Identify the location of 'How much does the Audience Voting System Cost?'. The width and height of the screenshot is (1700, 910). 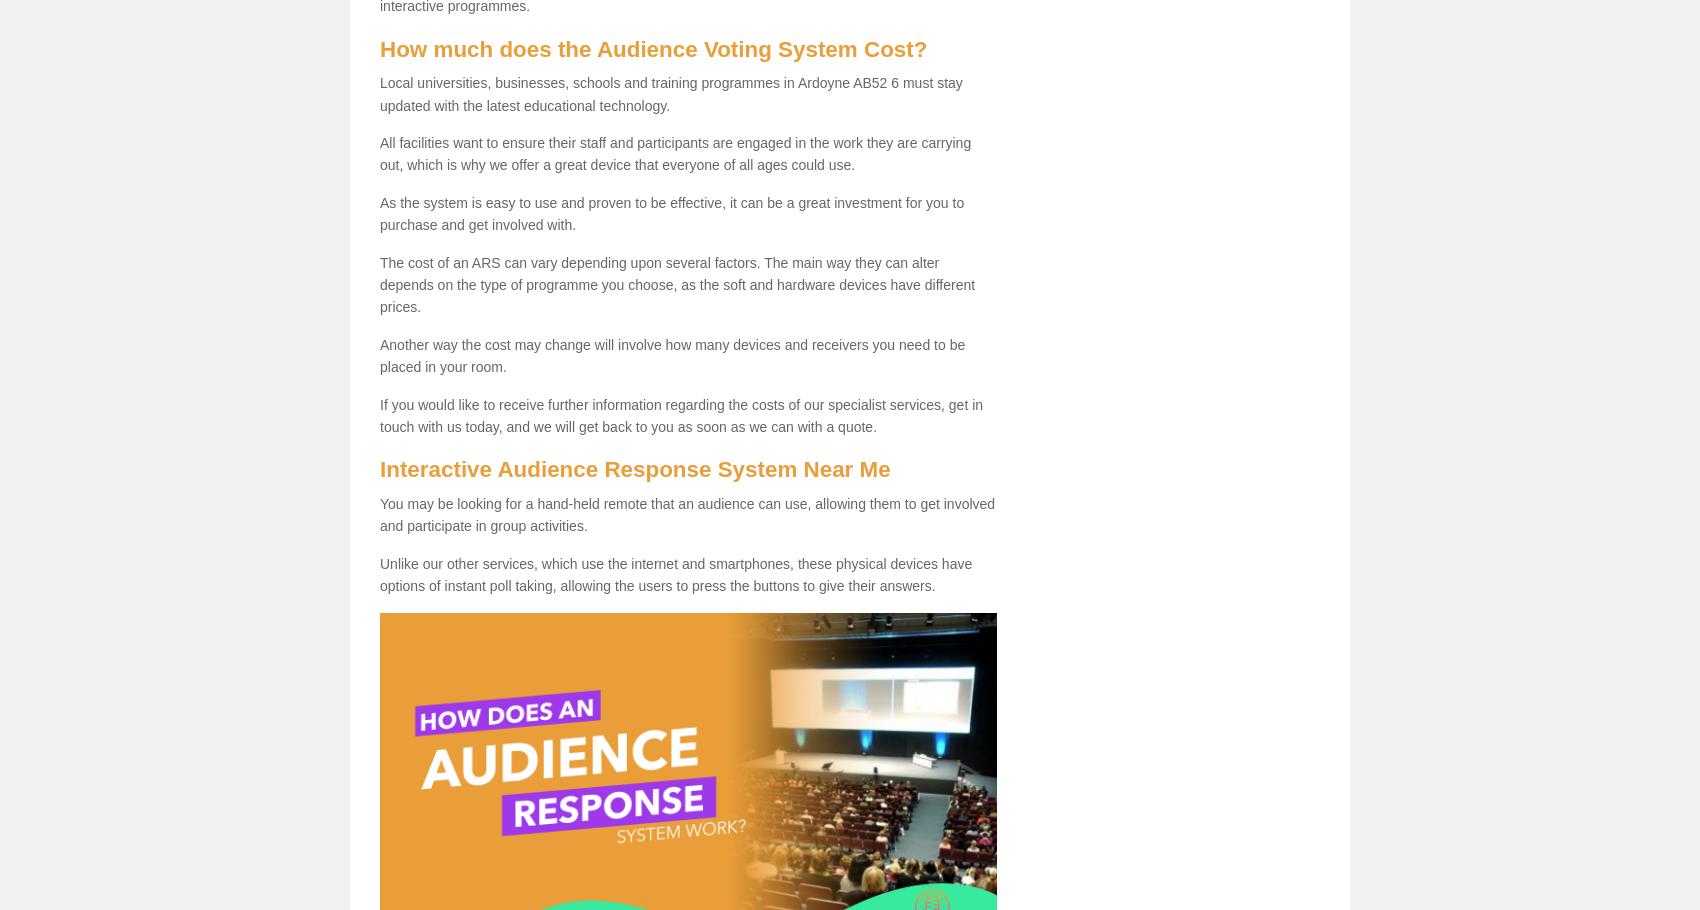
(653, 48).